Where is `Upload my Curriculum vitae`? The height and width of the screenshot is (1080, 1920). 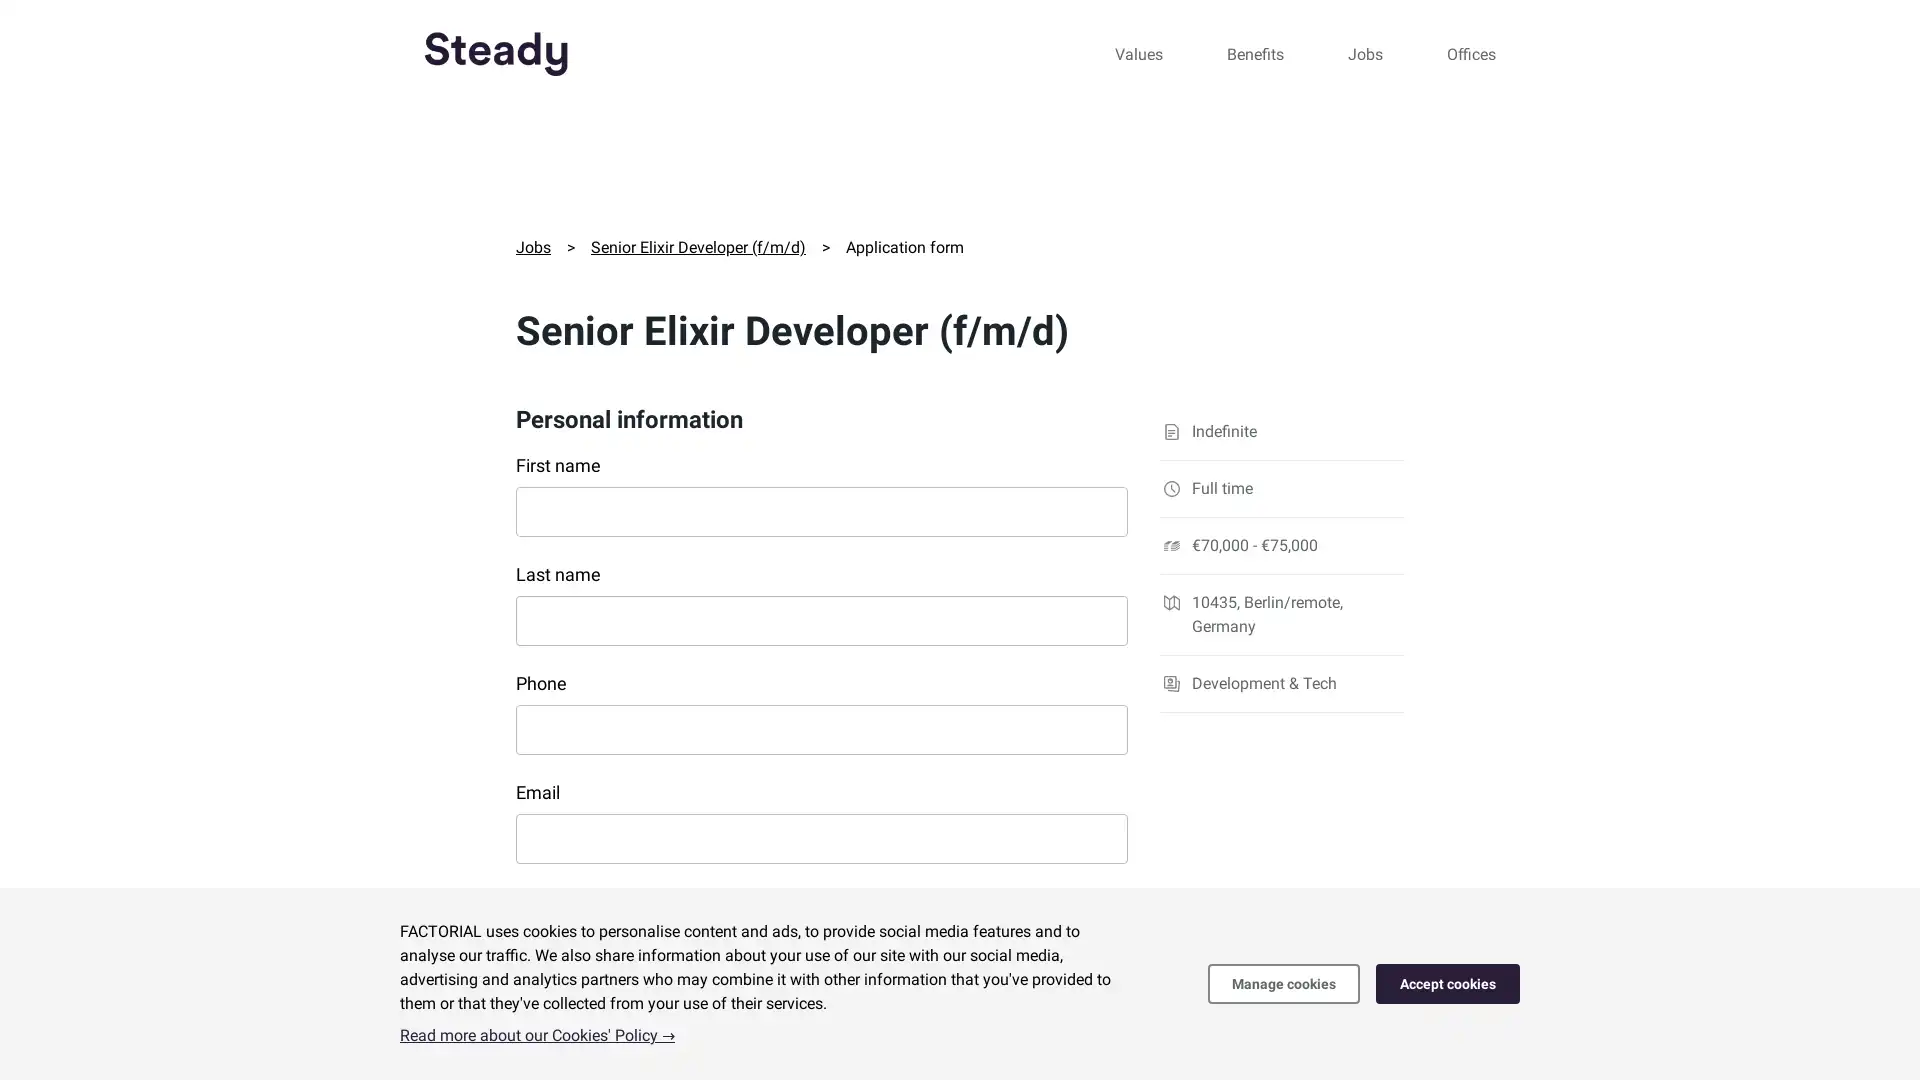
Upload my Curriculum vitae is located at coordinates (528, 996).